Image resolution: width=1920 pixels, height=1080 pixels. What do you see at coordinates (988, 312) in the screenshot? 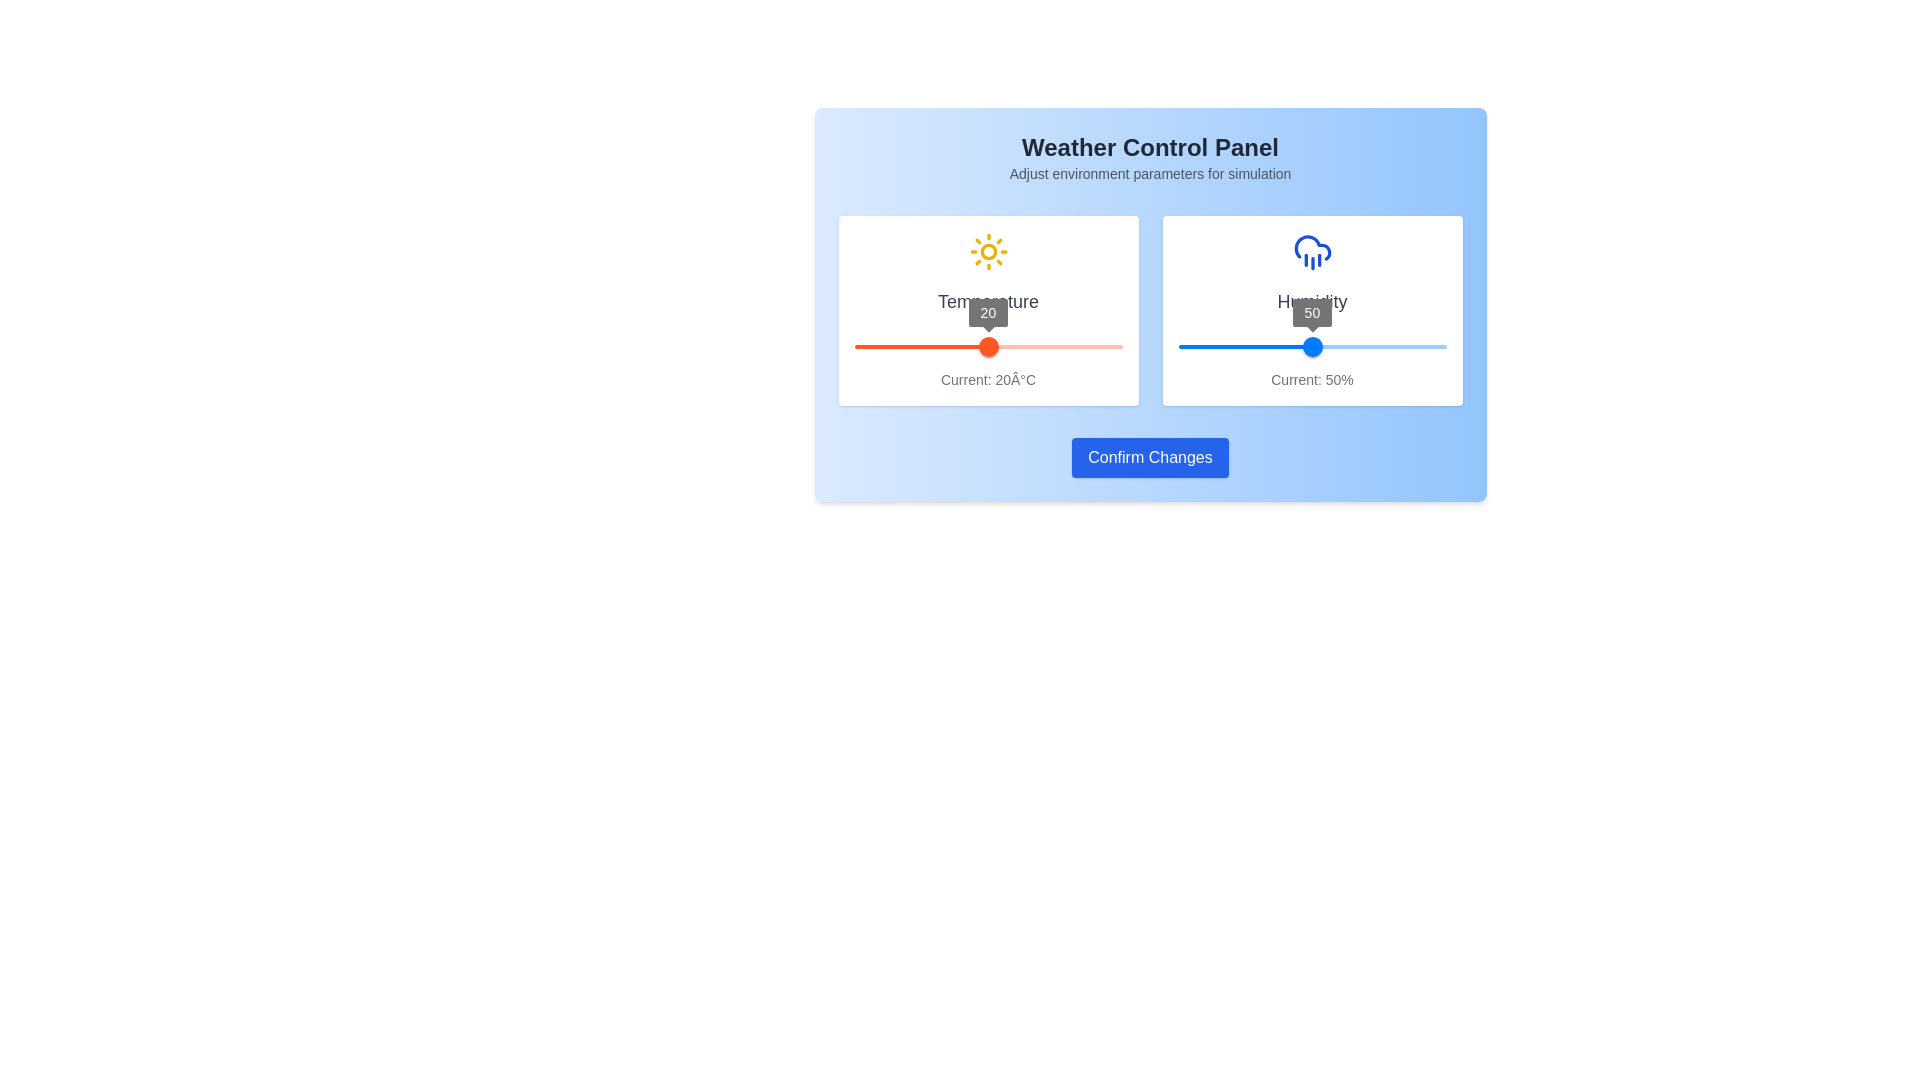
I see `the temperature value label located above the red circular slider knob in the Temperature control interface of the Weather Control Panel` at bounding box center [988, 312].